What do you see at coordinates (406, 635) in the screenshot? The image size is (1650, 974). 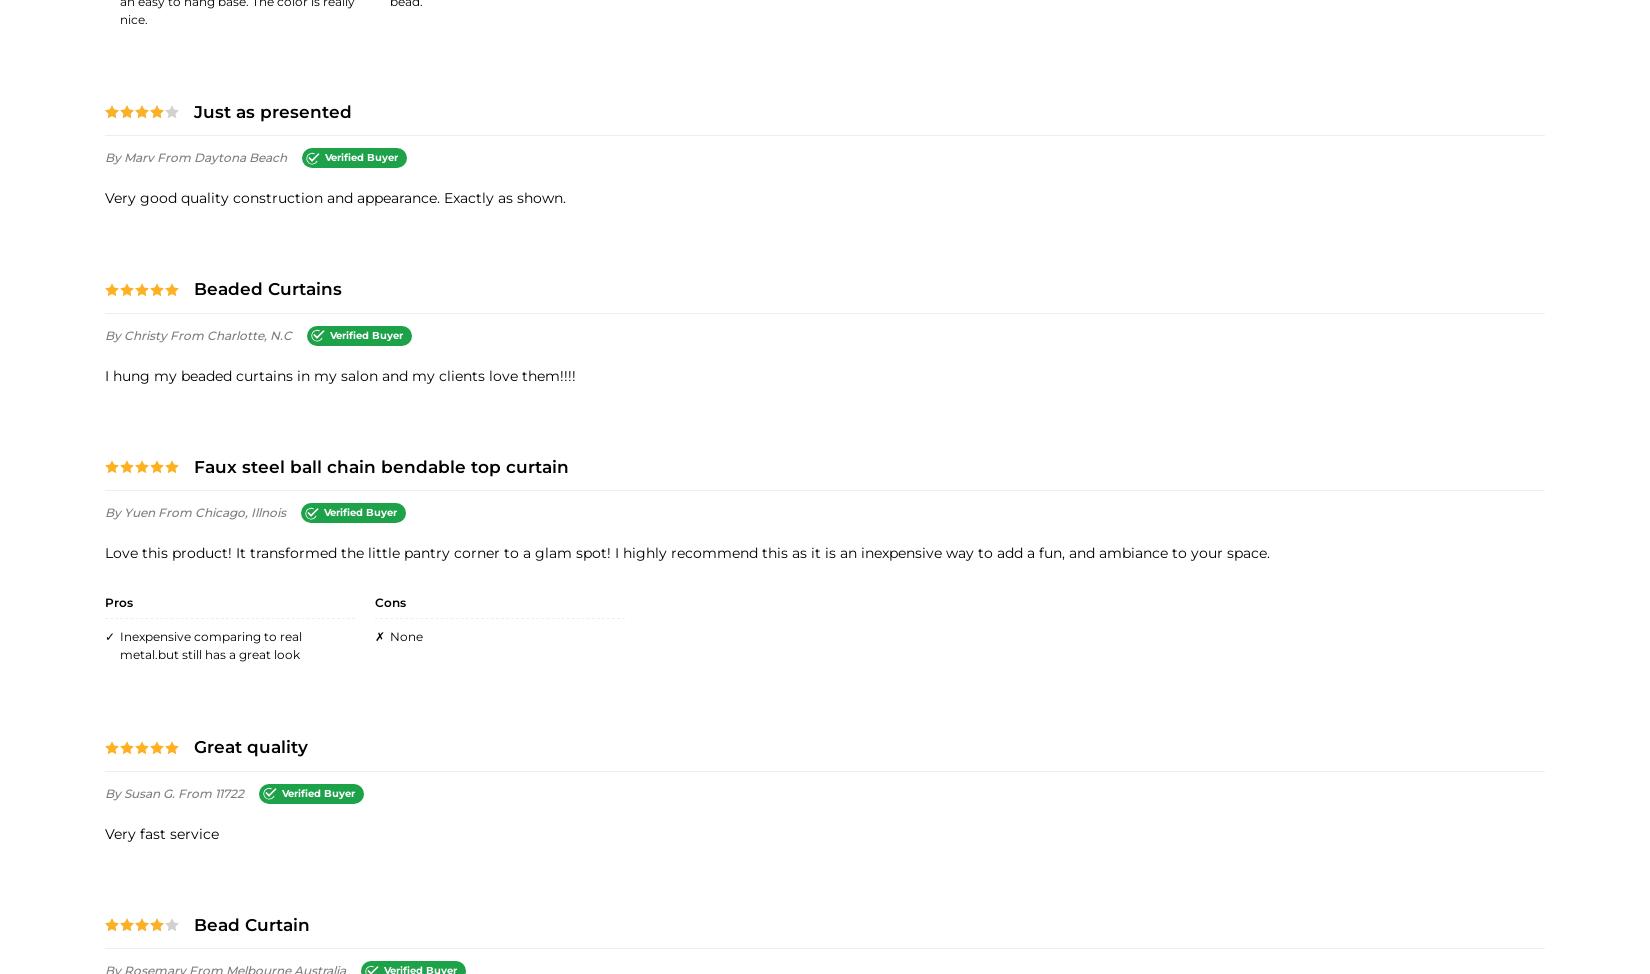 I see `'None'` at bounding box center [406, 635].